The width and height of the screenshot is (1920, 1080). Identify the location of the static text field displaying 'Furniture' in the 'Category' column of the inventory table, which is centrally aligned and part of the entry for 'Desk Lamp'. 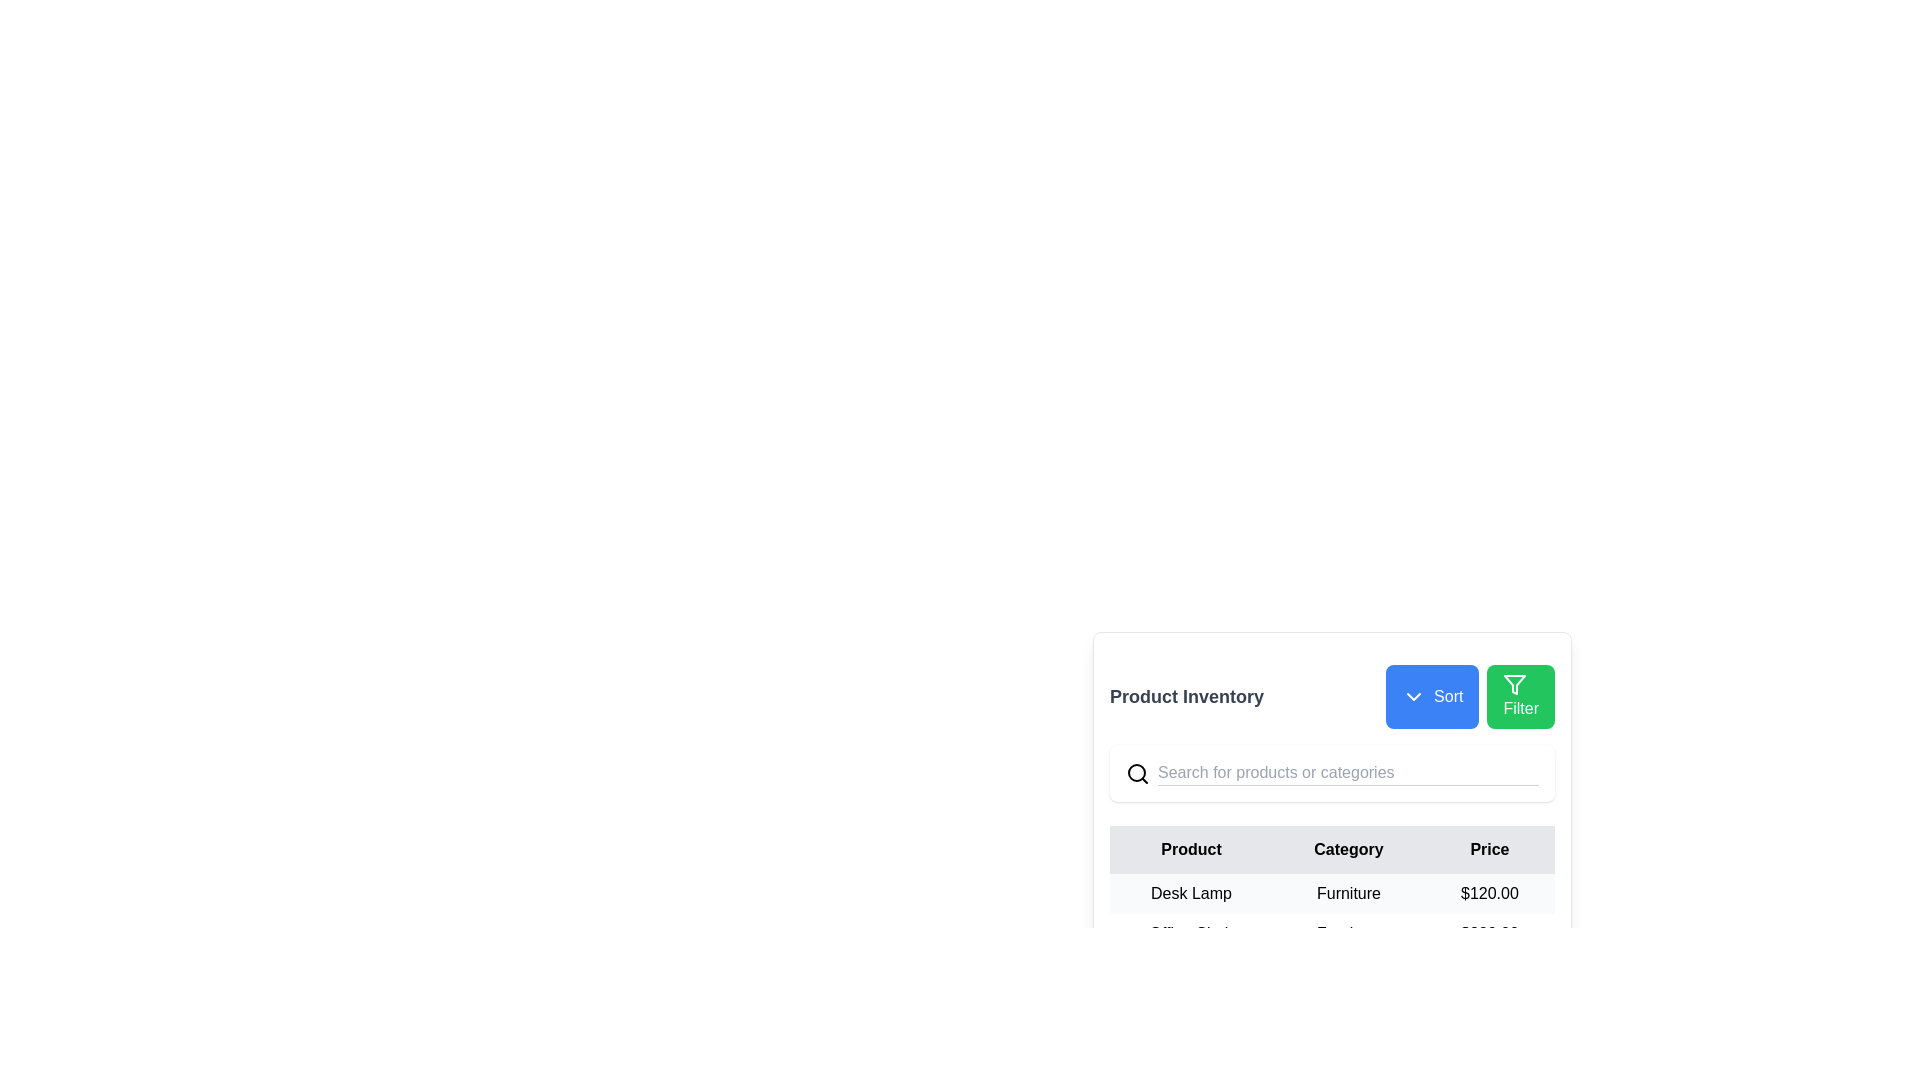
(1348, 893).